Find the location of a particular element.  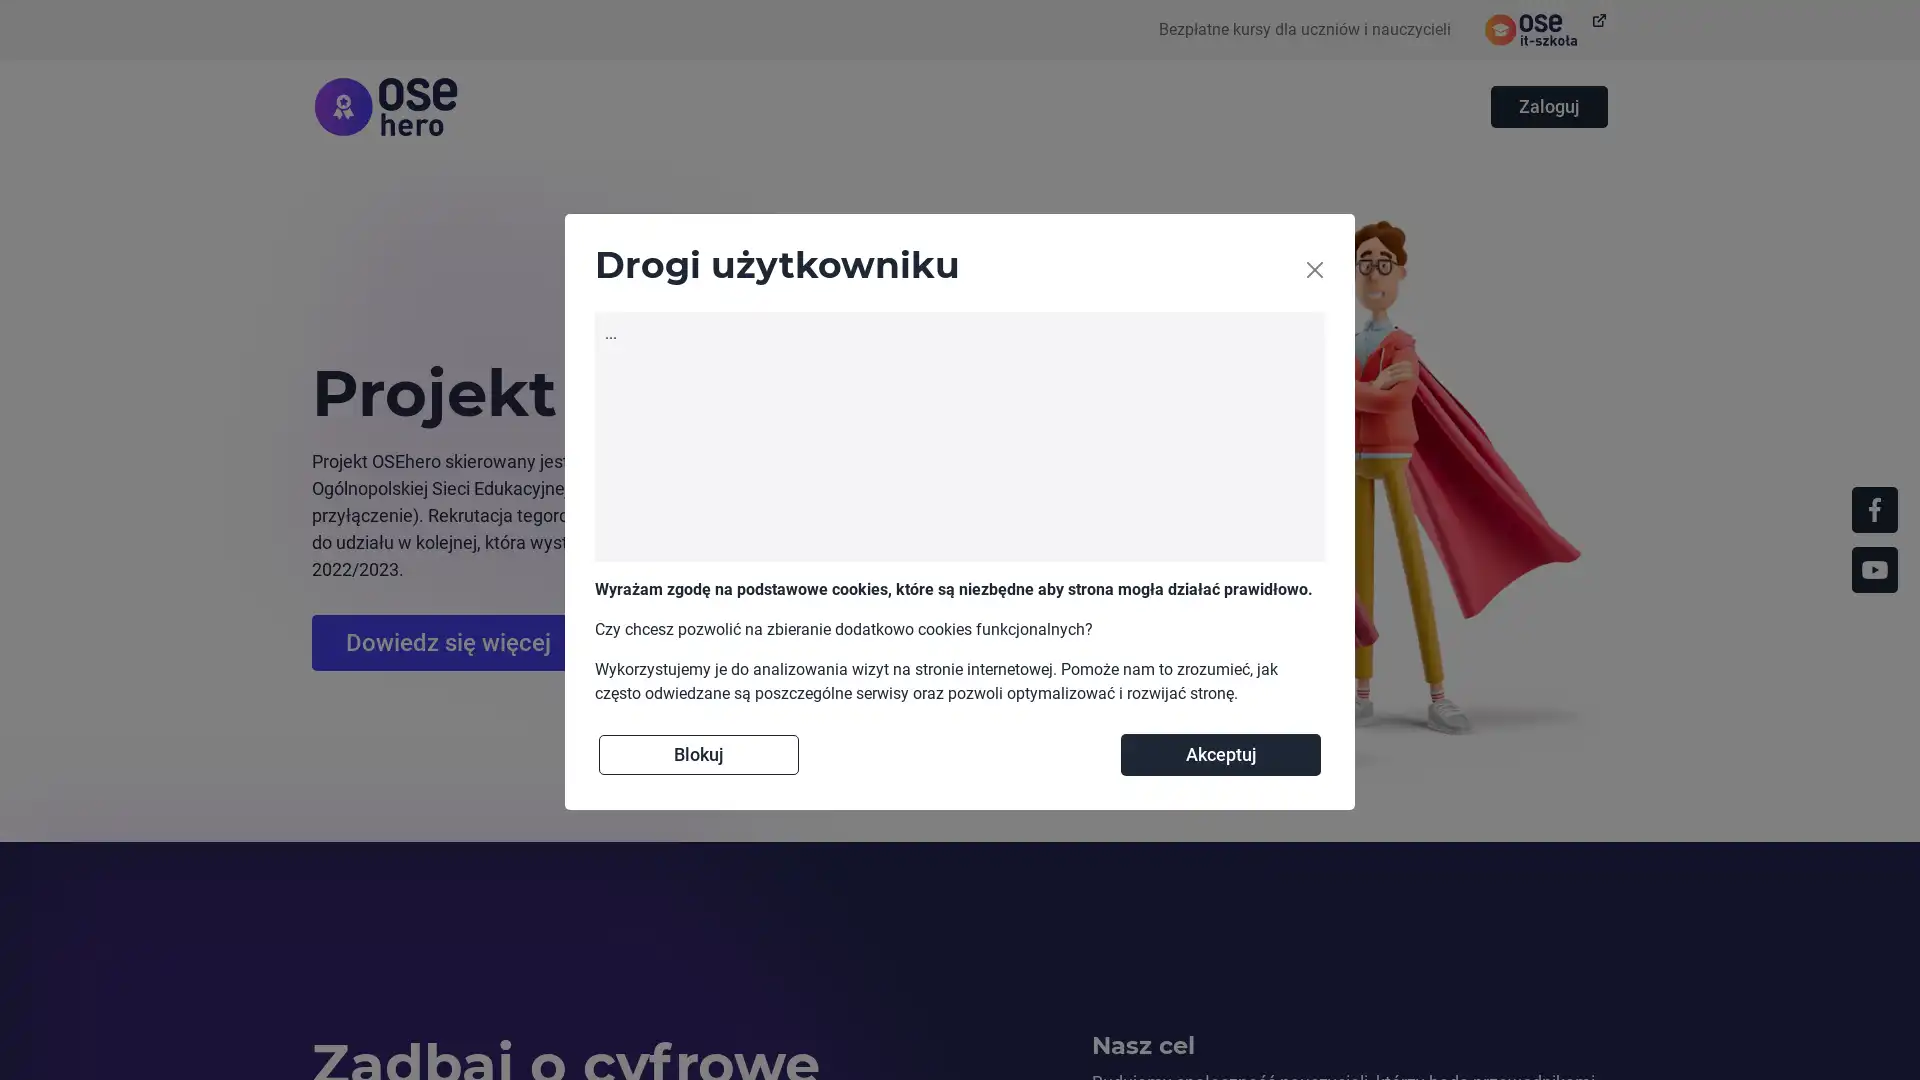

Blokuj is located at coordinates (699, 753).